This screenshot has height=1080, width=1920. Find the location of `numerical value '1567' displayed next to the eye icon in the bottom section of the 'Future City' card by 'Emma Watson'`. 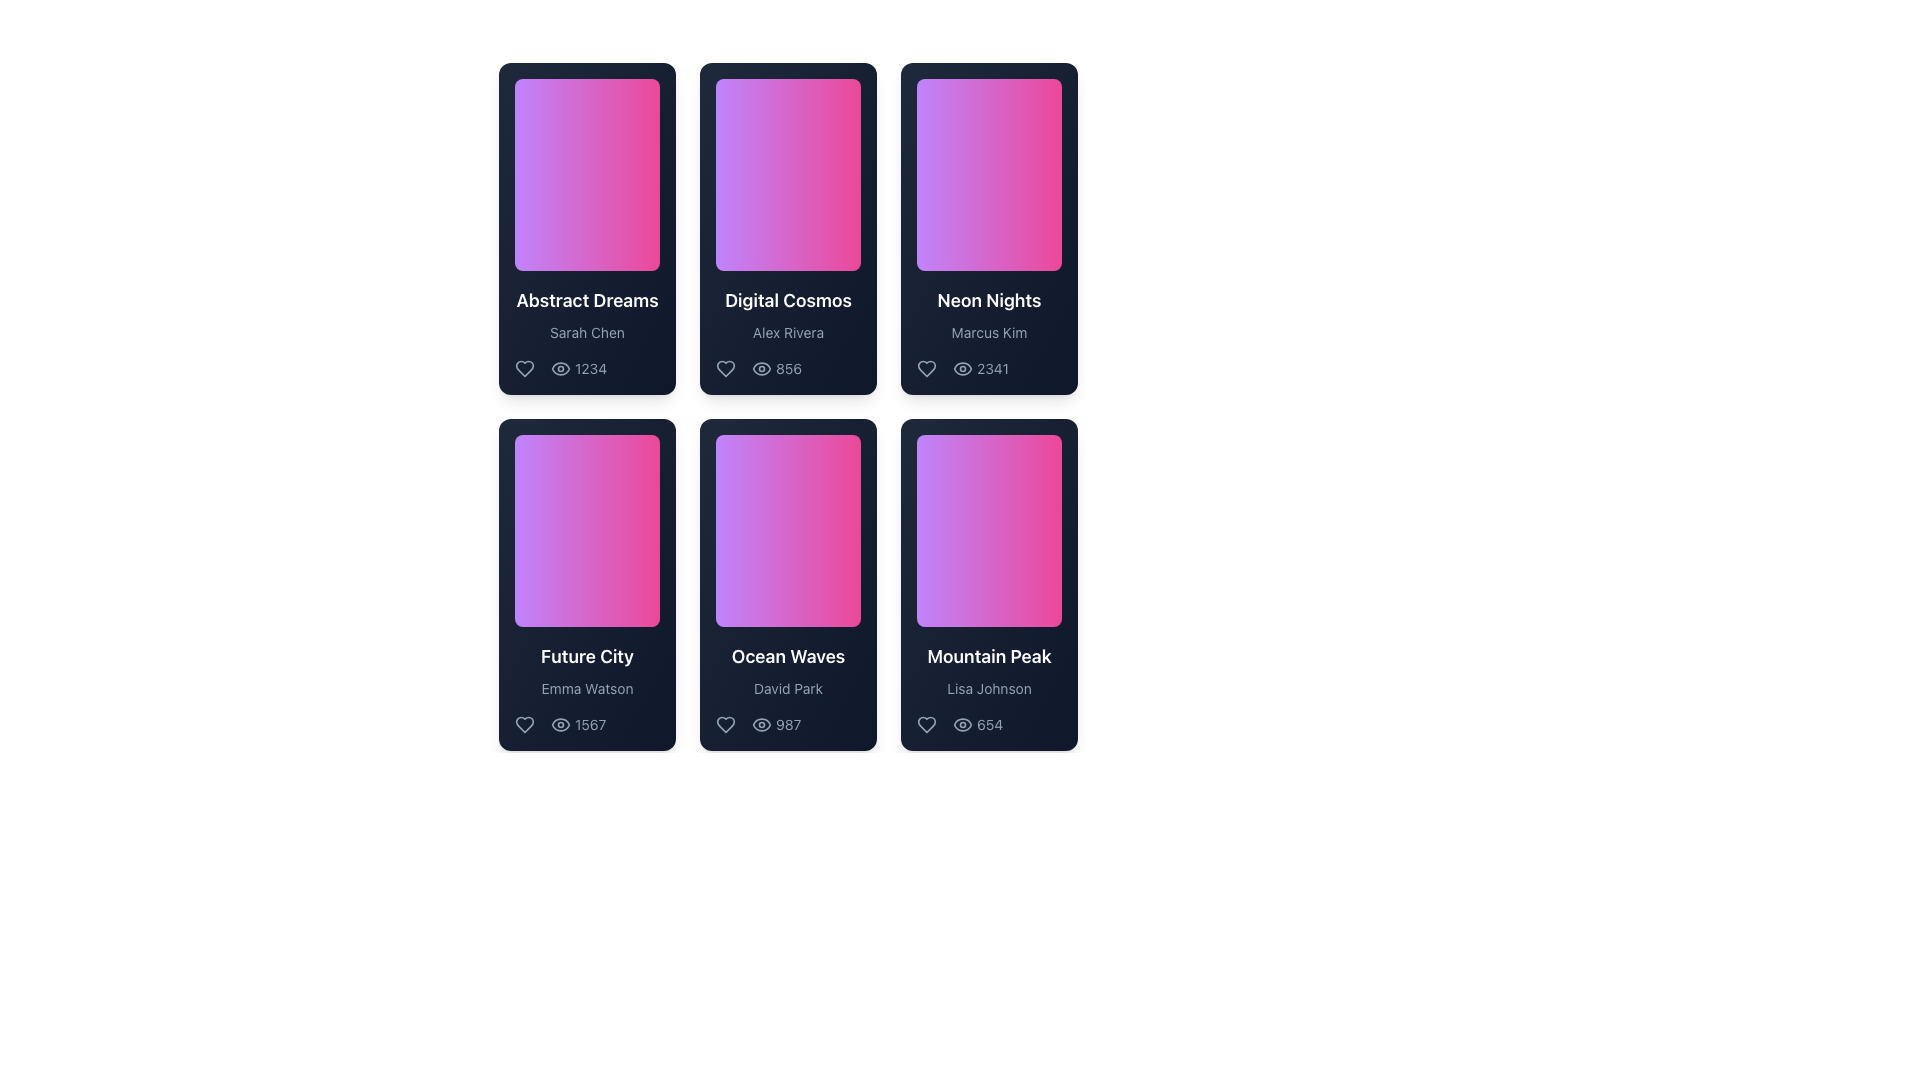

numerical value '1567' displayed next to the eye icon in the bottom section of the 'Future City' card by 'Emma Watson' is located at coordinates (560, 725).